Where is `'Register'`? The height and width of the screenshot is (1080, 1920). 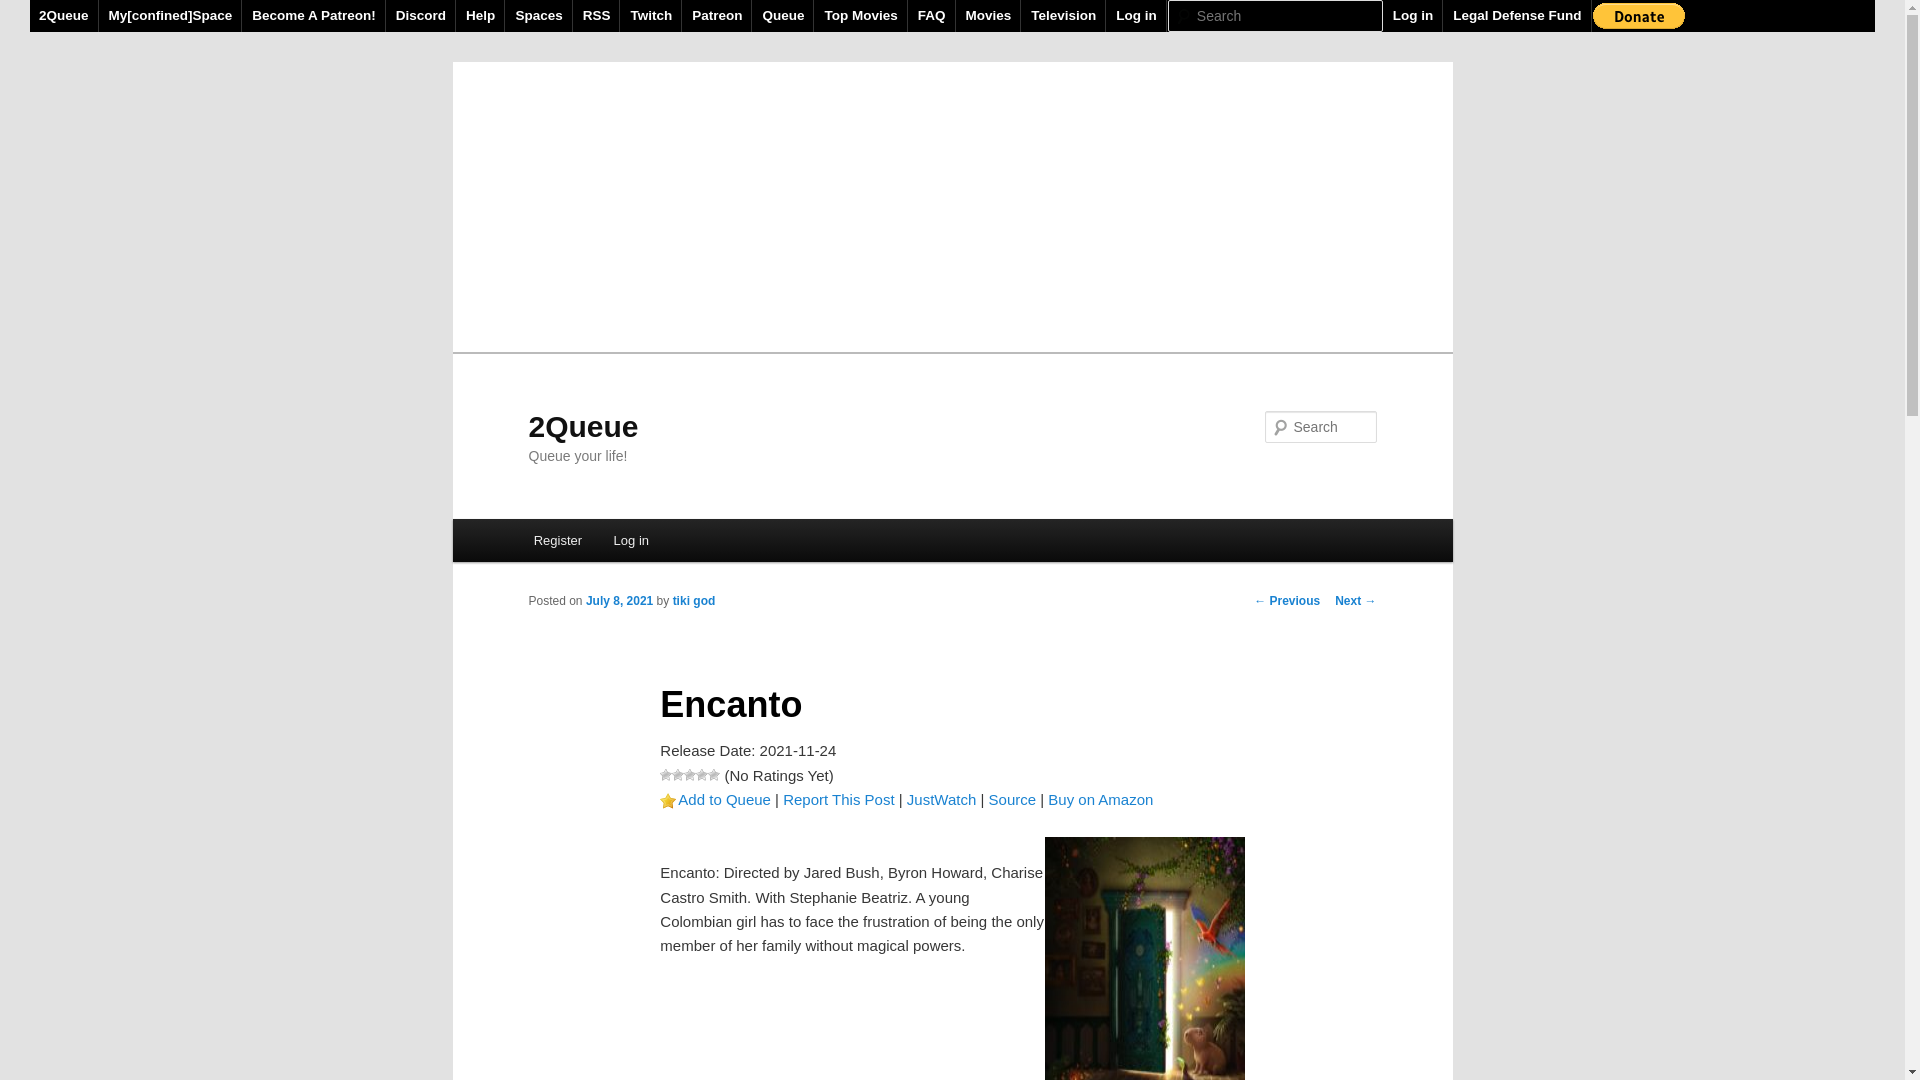
'Register' is located at coordinates (557, 540).